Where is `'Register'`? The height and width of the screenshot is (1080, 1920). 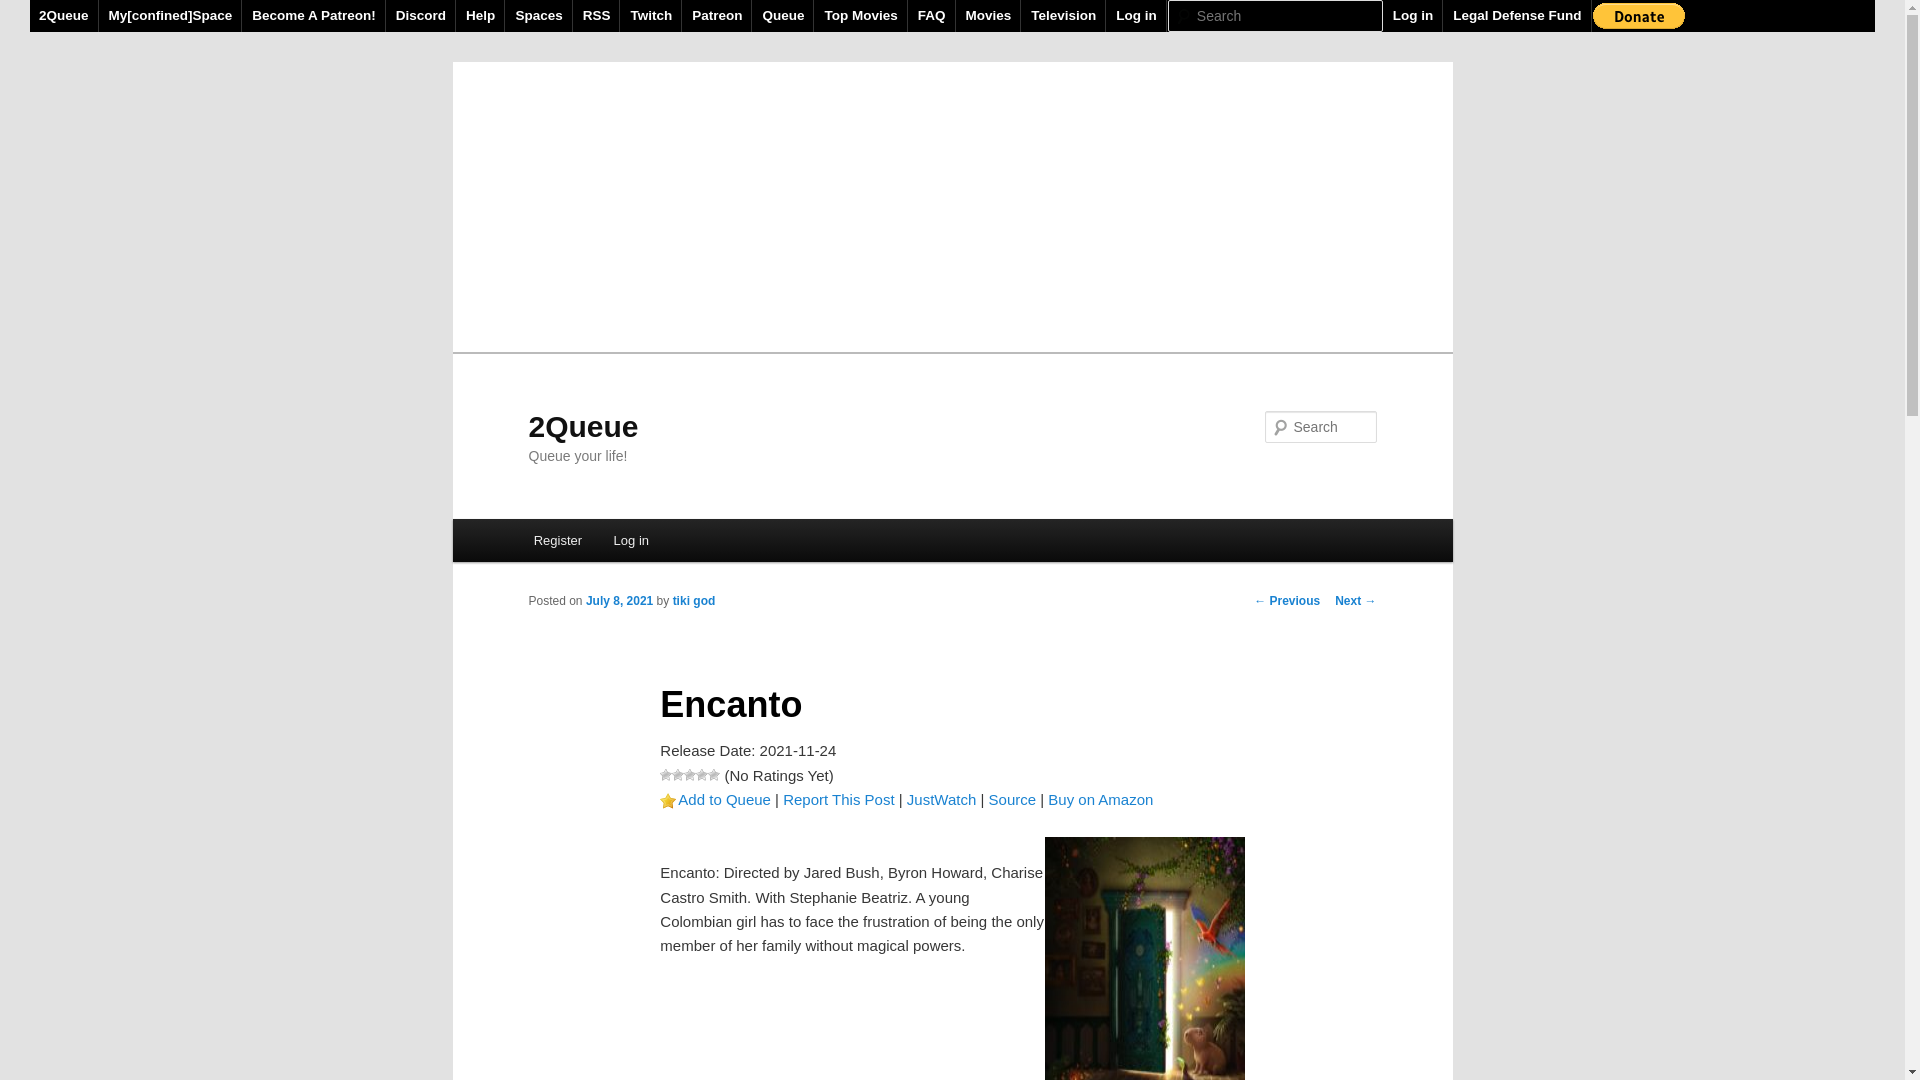
'Register' is located at coordinates (557, 540).